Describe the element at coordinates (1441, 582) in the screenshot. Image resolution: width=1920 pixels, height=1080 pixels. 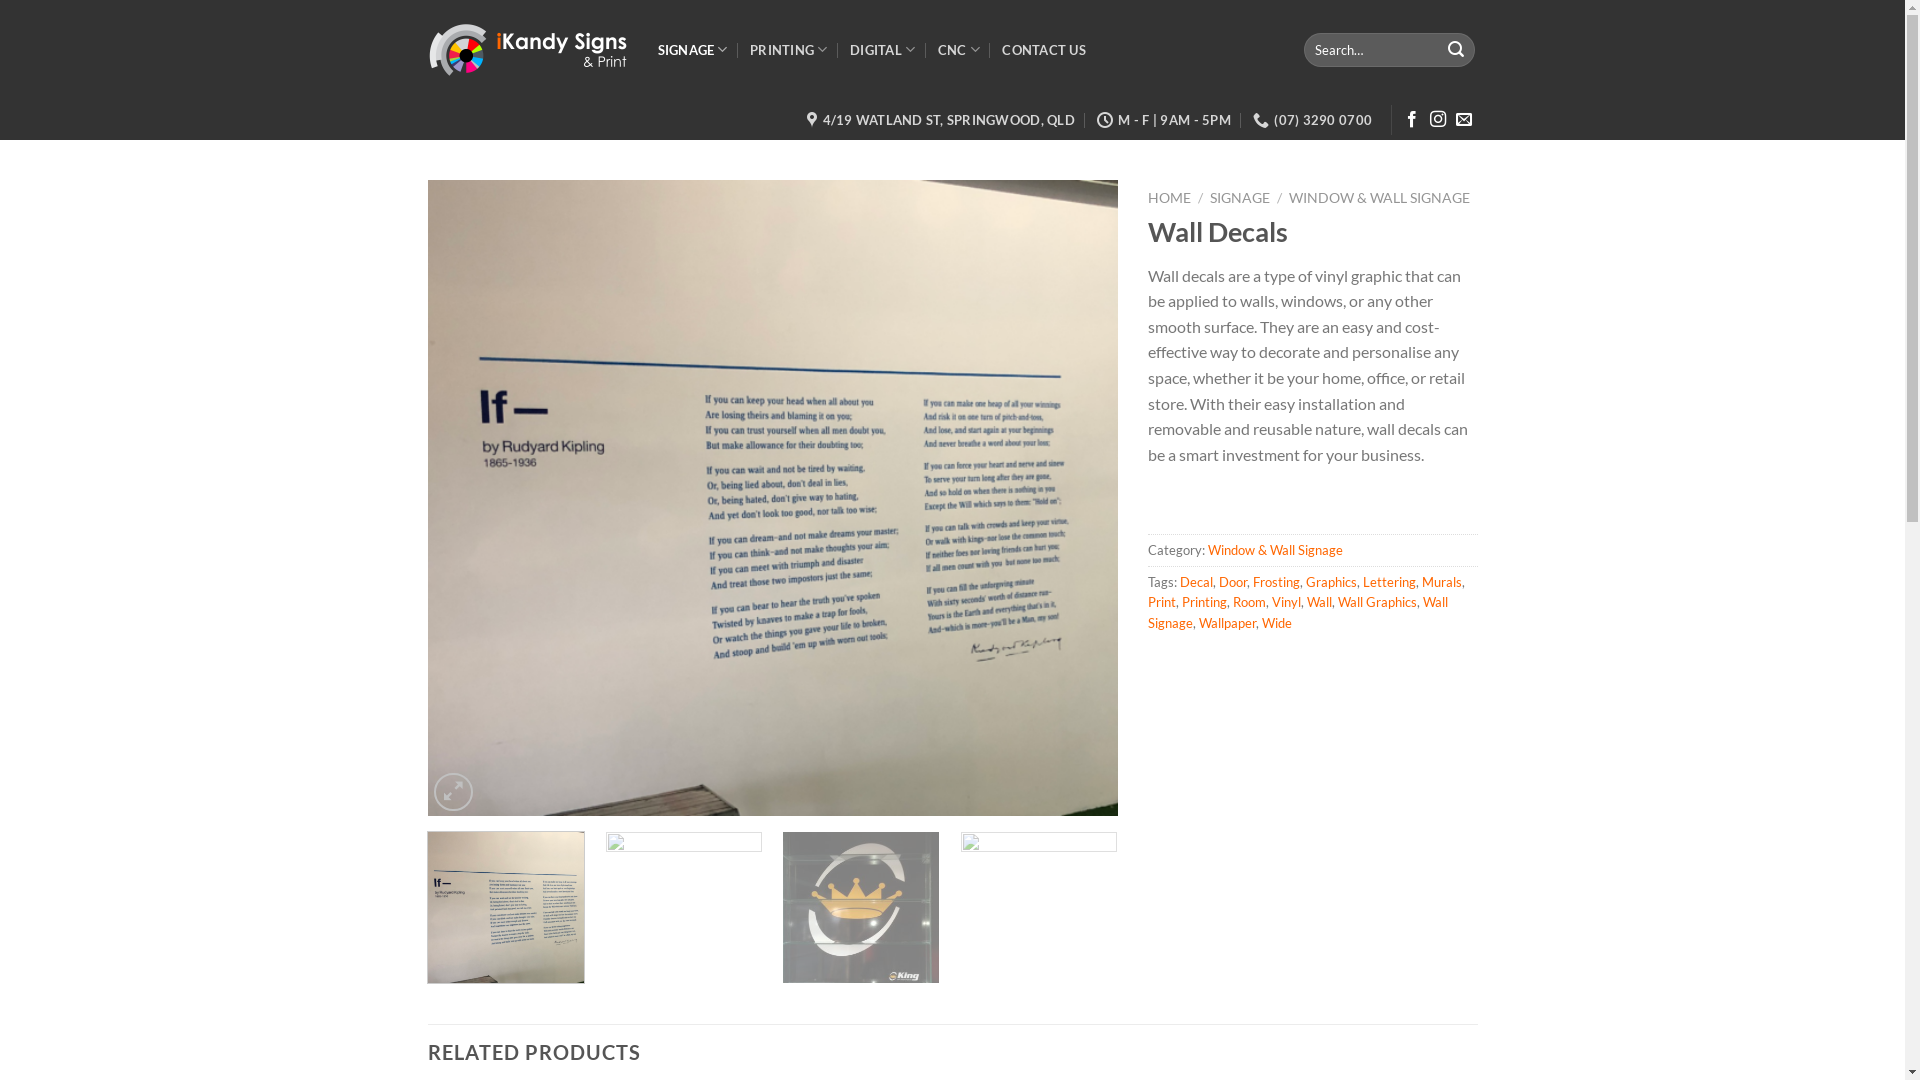
I see `'Murals'` at that location.